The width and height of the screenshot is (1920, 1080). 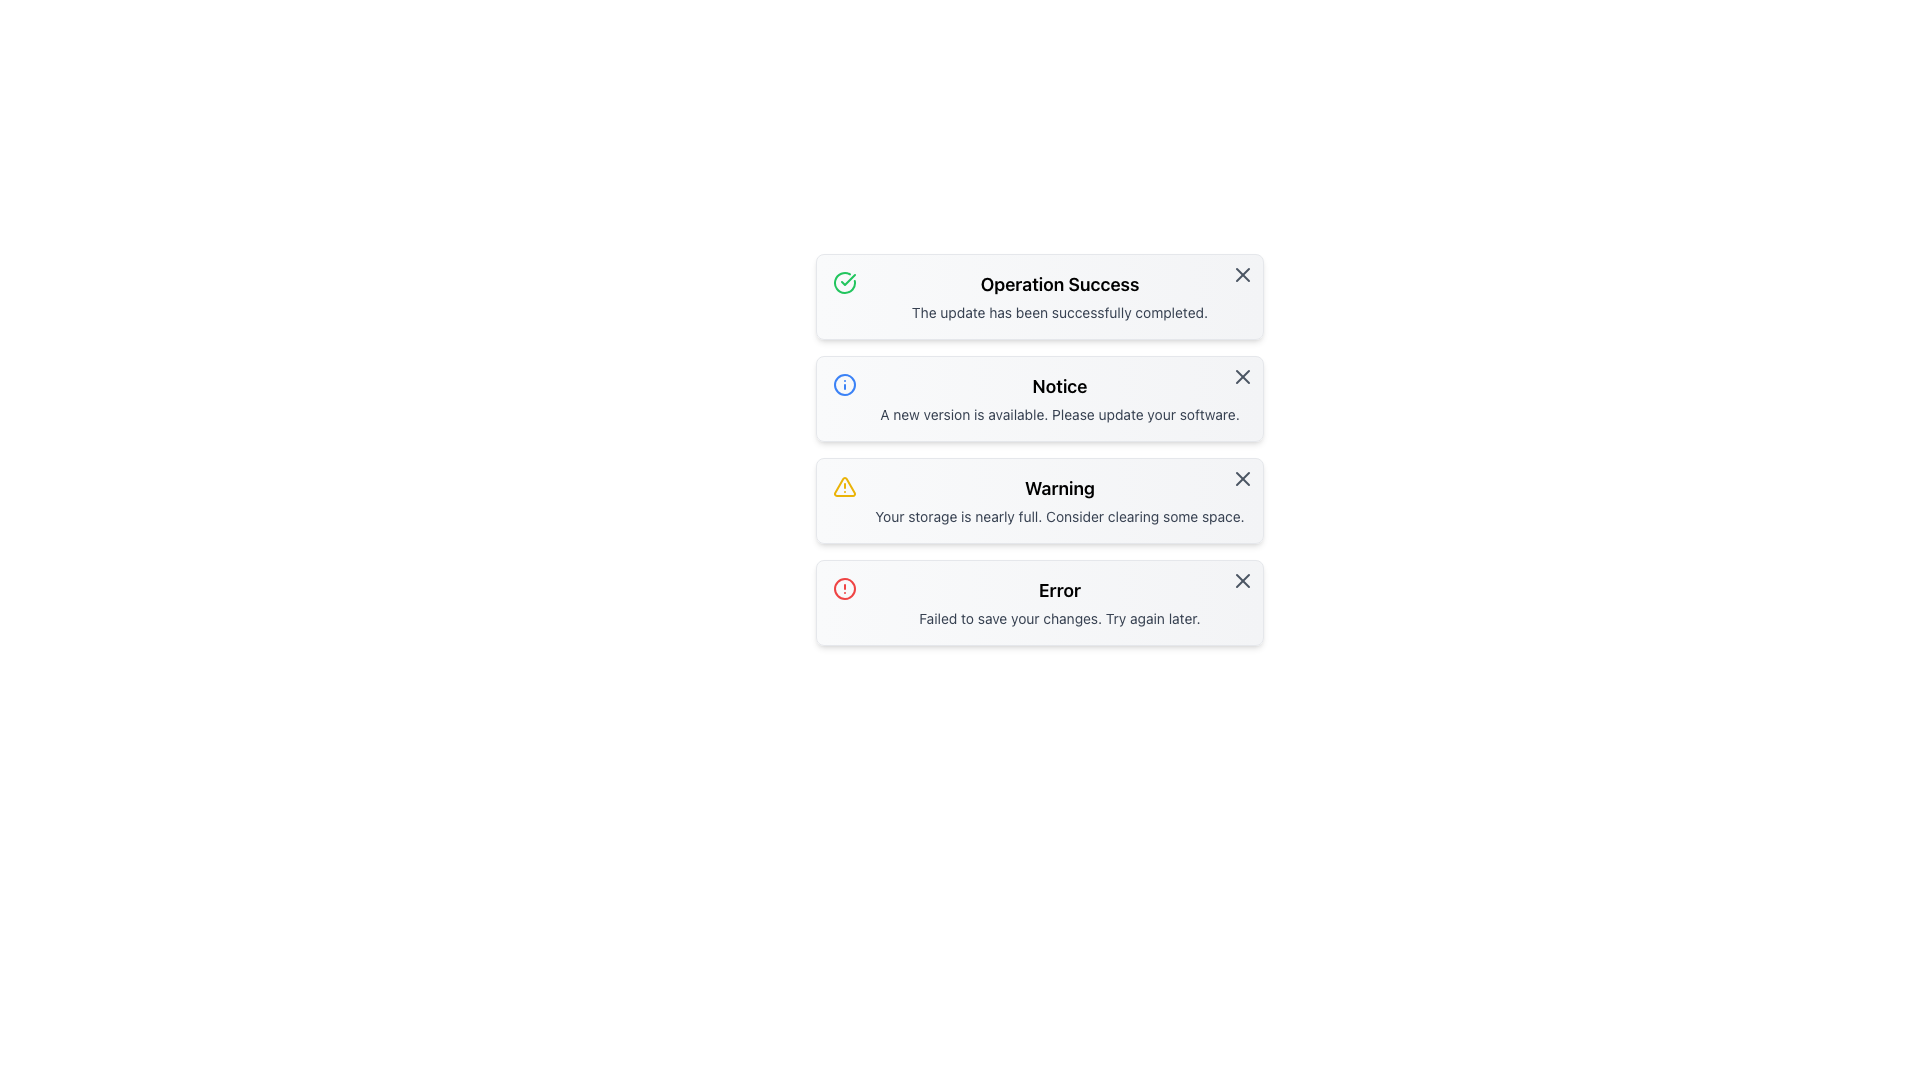 I want to click on the circular information icon with a blue border located in the second notification titled 'Notice', so click(x=844, y=385).